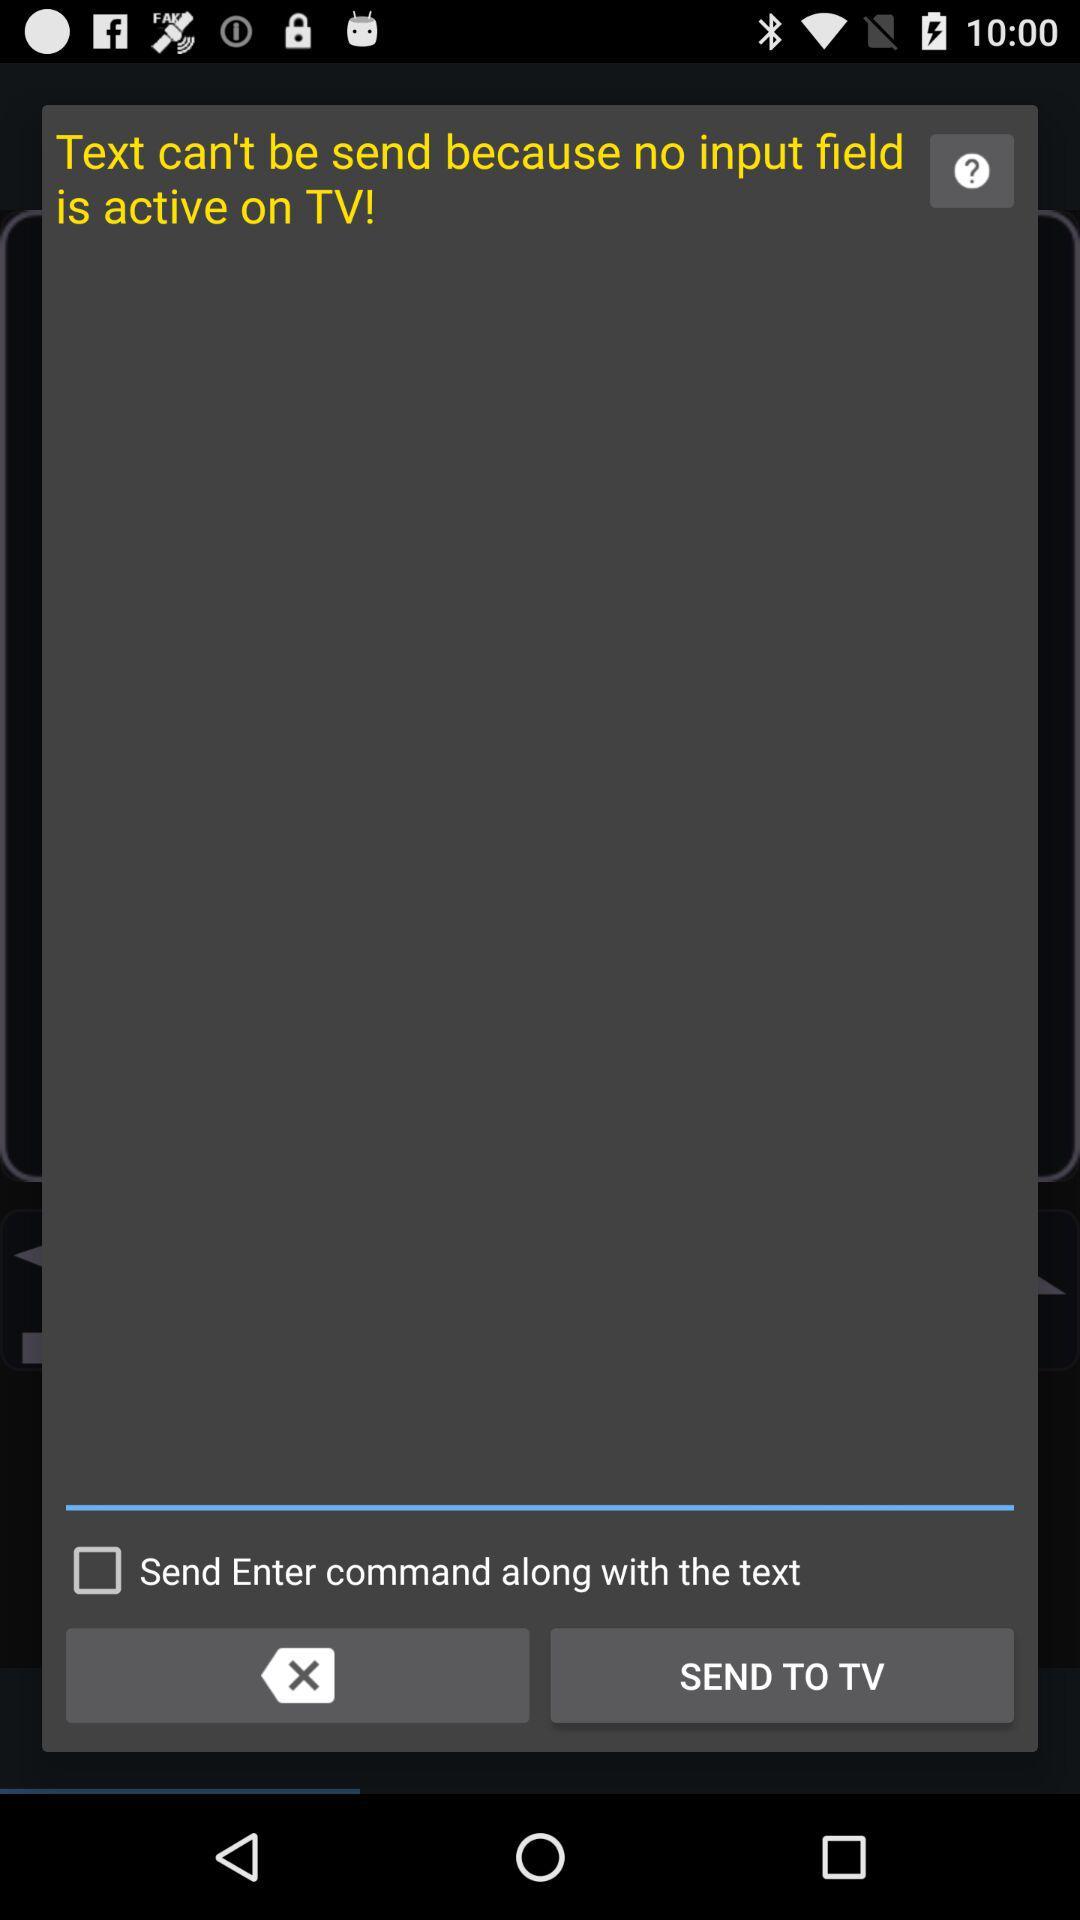 This screenshot has width=1080, height=1920. What do you see at coordinates (297, 1675) in the screenshot?
I see `item at the bottom left corner` at bounding box center [297, 1675].